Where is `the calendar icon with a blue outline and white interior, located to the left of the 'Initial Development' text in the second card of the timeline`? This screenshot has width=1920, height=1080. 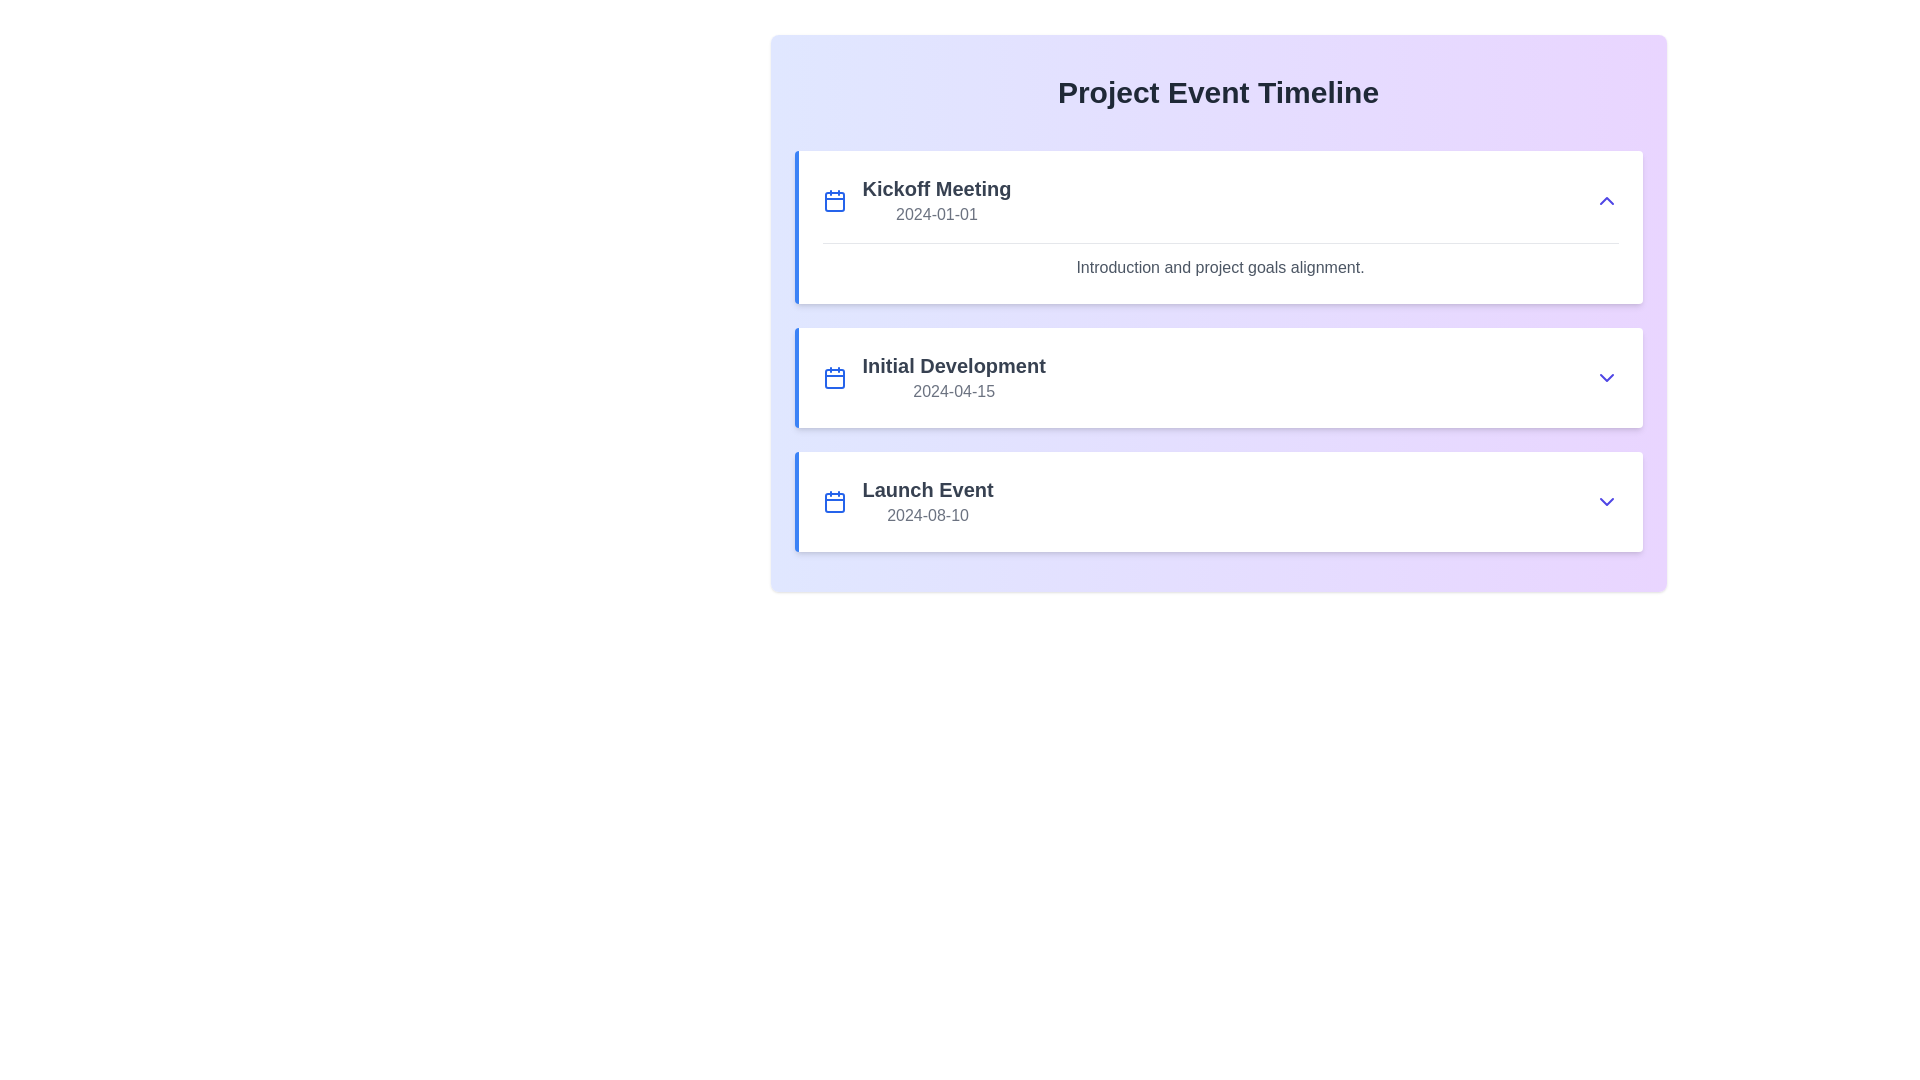 the calendar icon with a blue outline and white interior, located to the left of the 'Initial Development' text in the second card of the timeline is located at coordinates (834, 378).